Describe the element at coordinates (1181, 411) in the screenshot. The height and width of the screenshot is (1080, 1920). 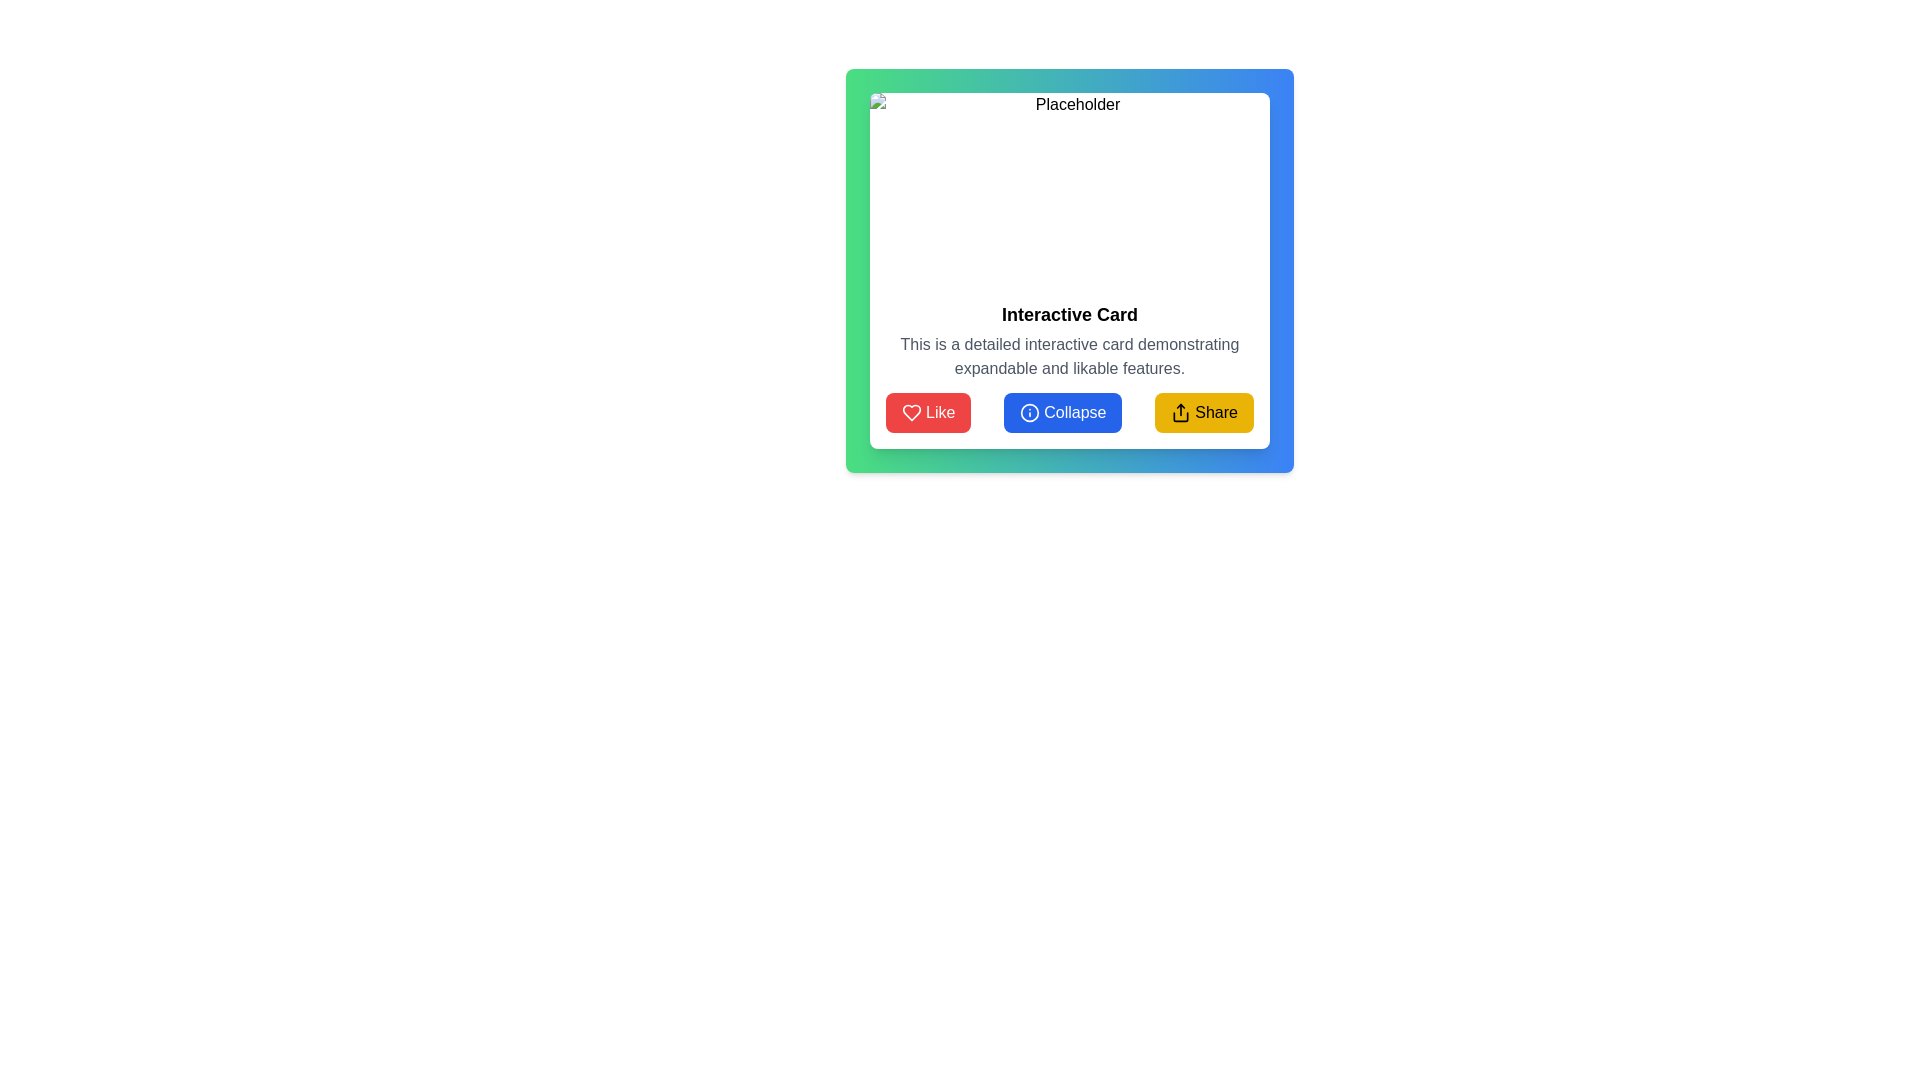
I see `the small yellow 'share' icon located to the left of the 'Share' text in the yellow button at the bottom-right of the card` at that location.